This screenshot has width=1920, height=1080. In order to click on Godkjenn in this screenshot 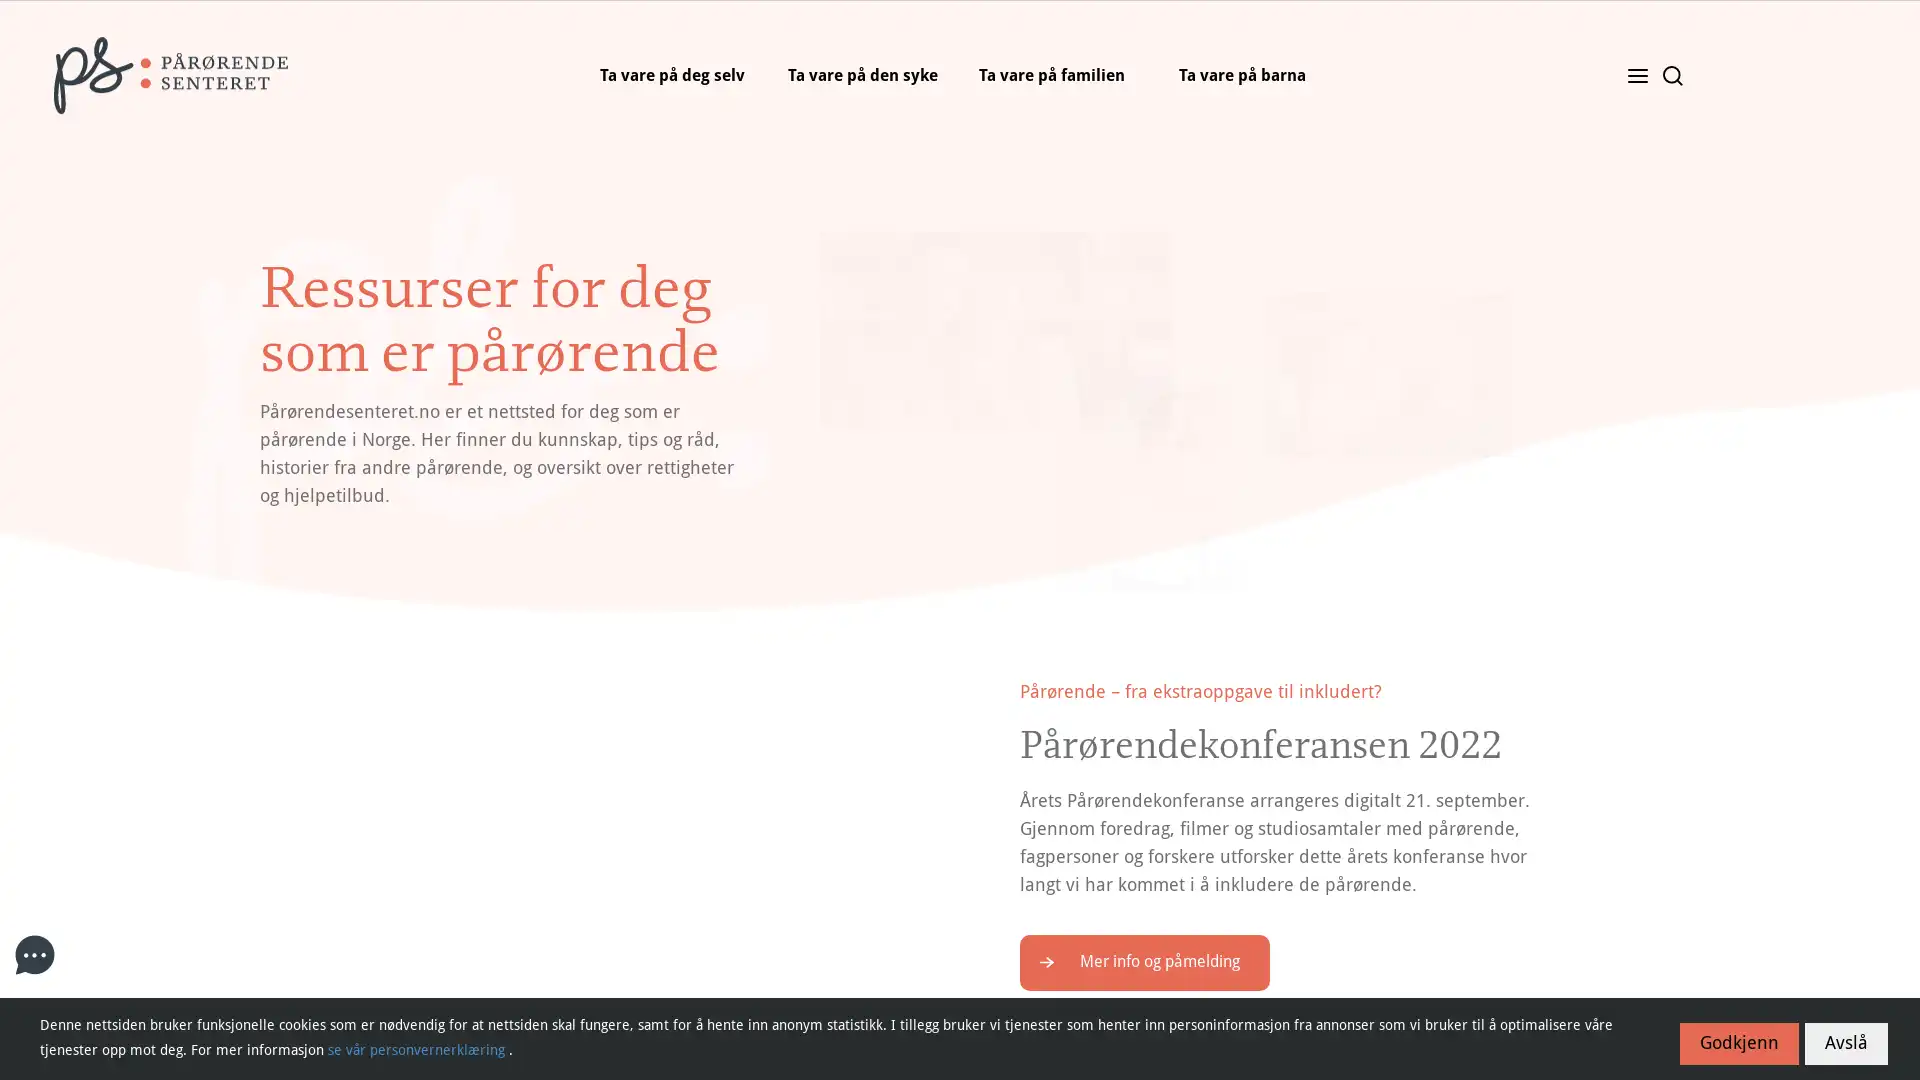, I will do `click(1737, 1043)`.